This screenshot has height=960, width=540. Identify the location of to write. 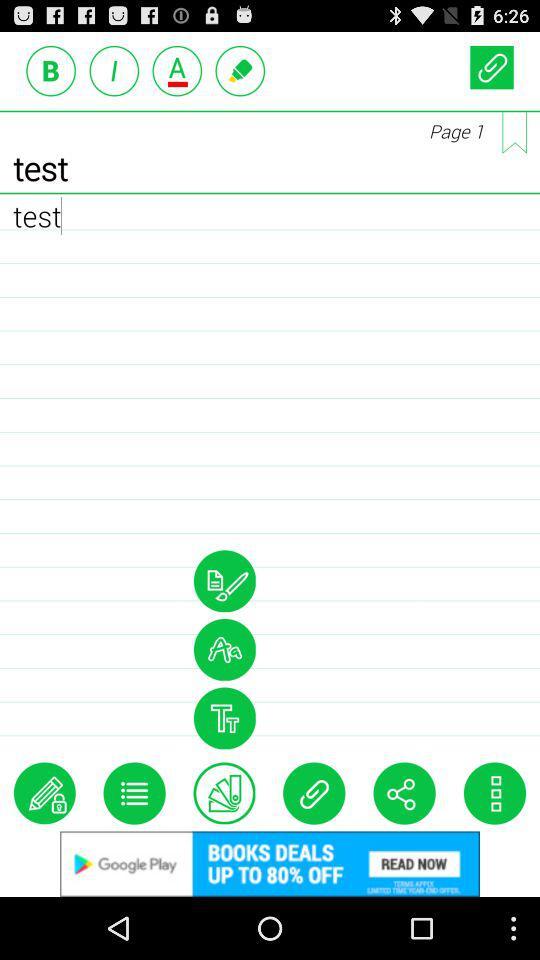
(240, 70).